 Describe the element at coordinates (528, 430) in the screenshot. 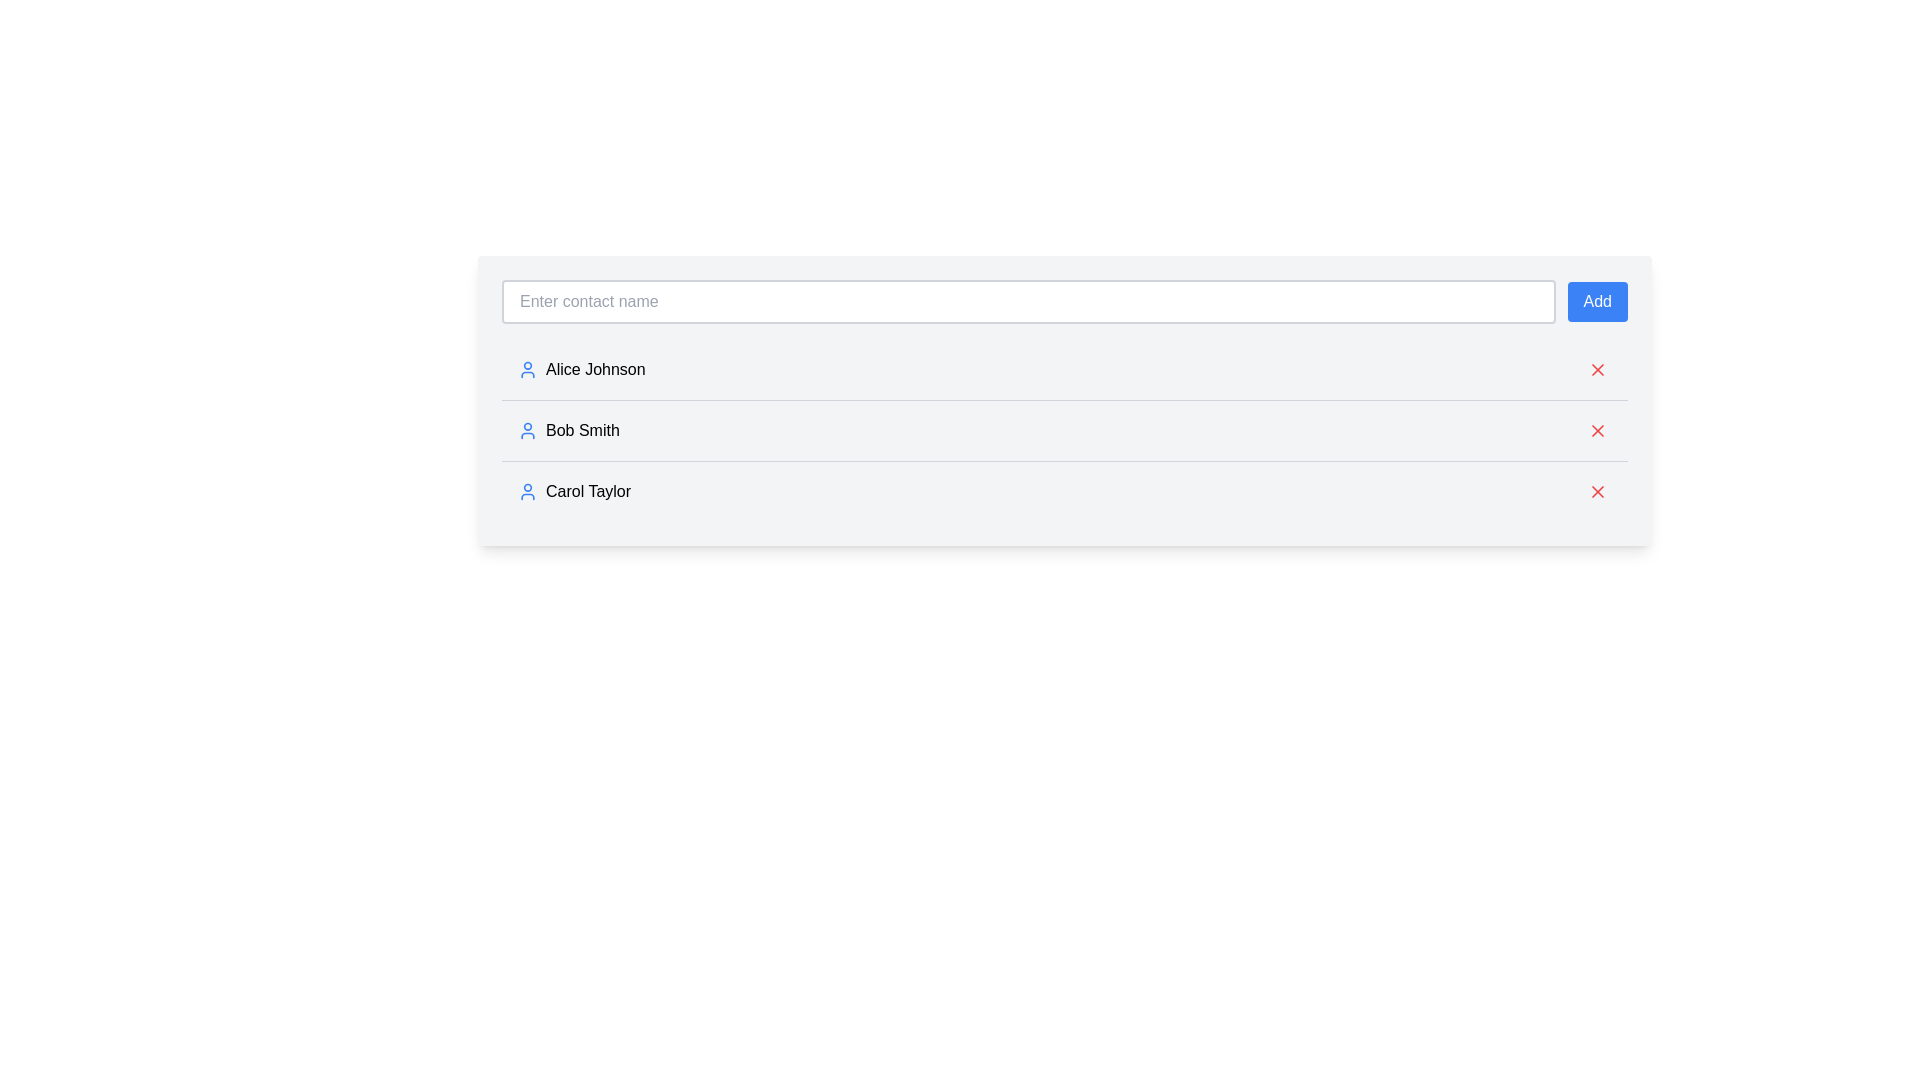

I see `the user profile silhouette icon, which is styled with a round head and a curved body outline in blue color, located to the left of the text 'Bob Smith'` at that location.